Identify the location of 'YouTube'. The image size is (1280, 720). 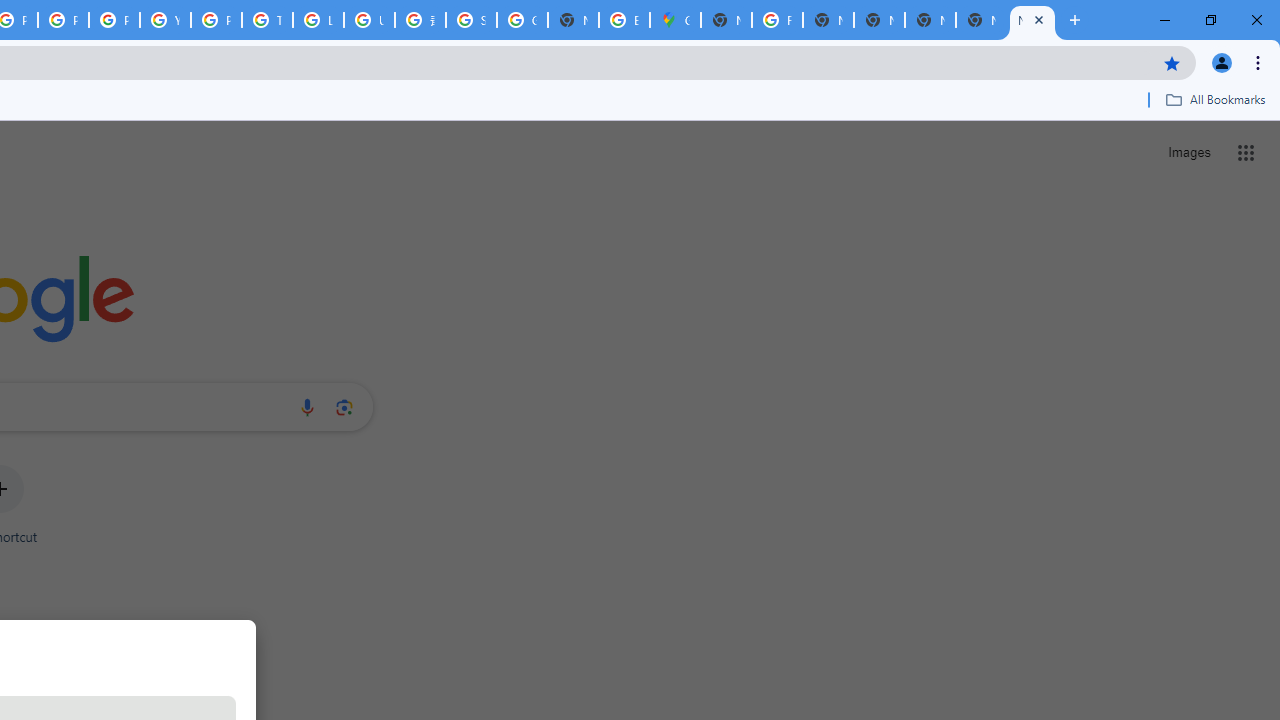
(165, 20).